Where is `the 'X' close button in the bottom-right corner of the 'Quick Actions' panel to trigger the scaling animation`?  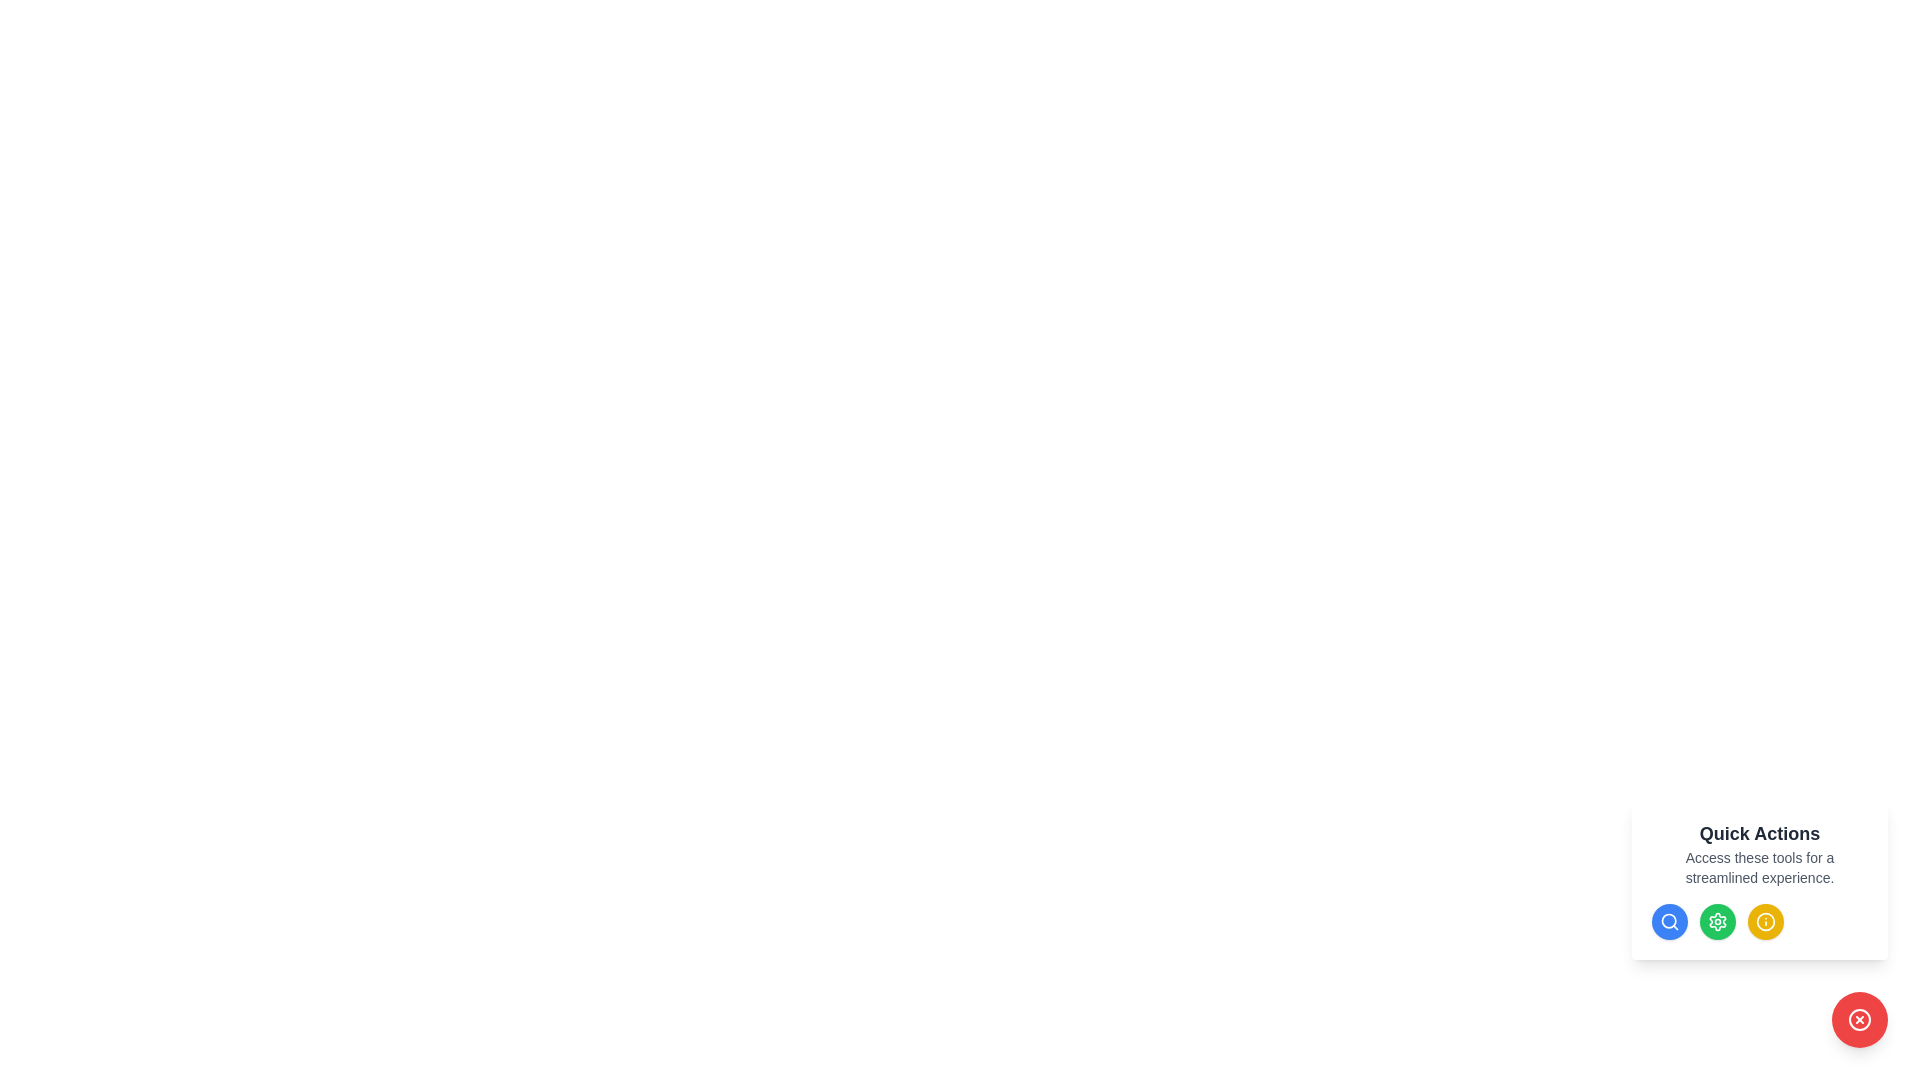
the 'X' close button in the bottom-right corner of the 'Quick Actions' panel to trigger the scaling animation is located at coordinates (1859, 1019).